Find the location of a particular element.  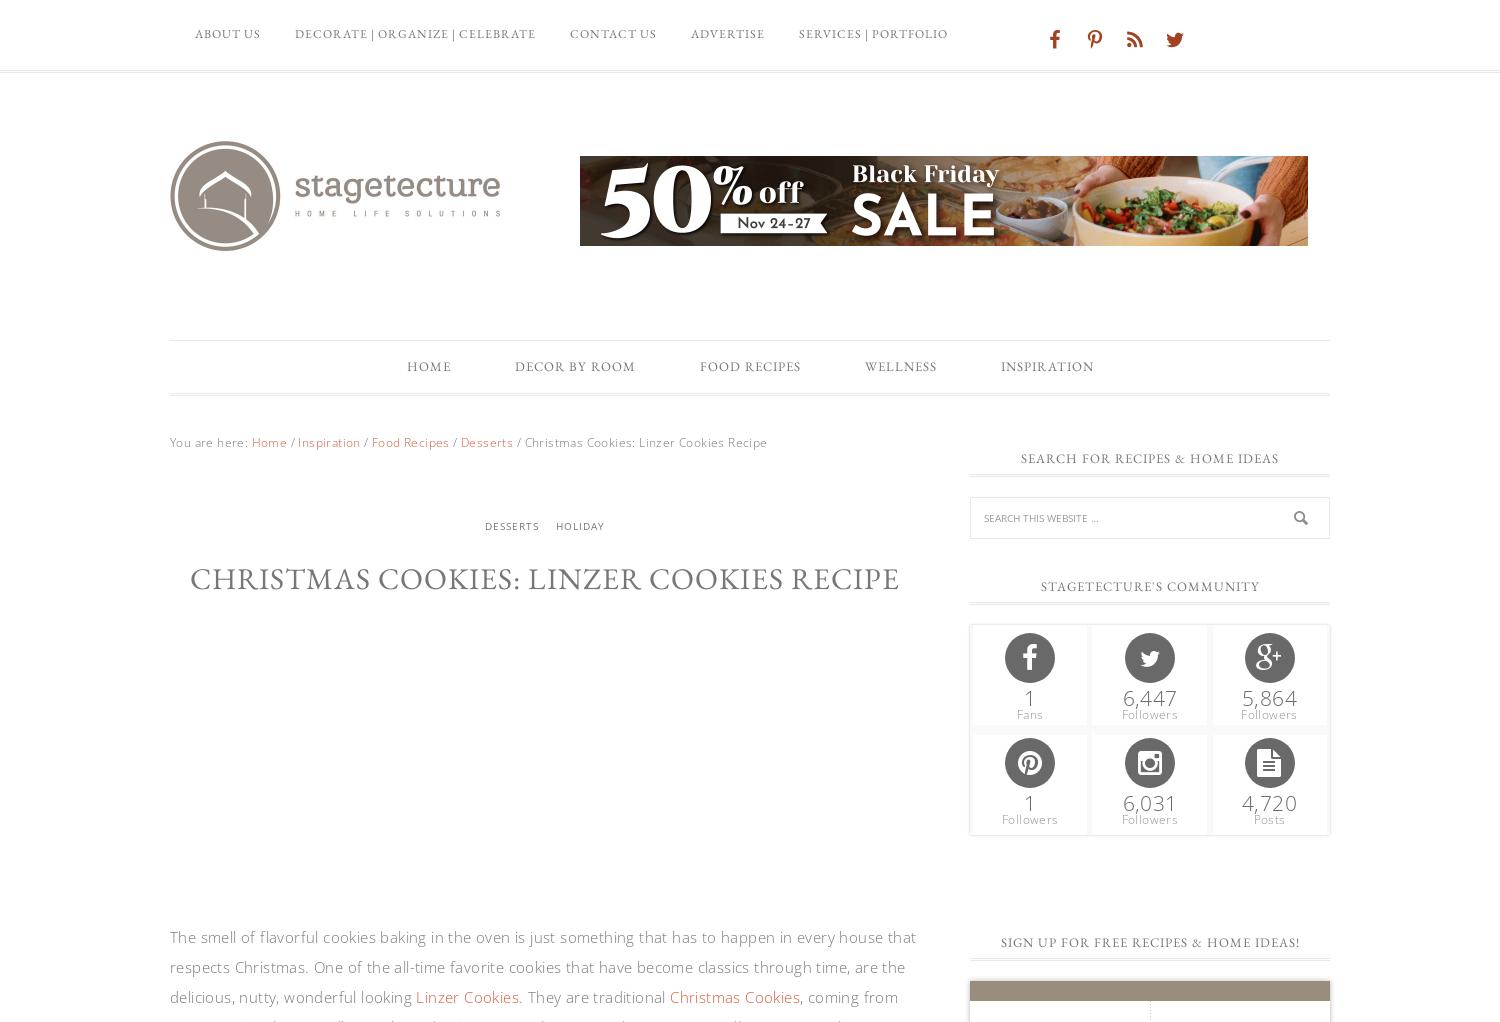

'Wellness' is located at coordinates (900, 365).